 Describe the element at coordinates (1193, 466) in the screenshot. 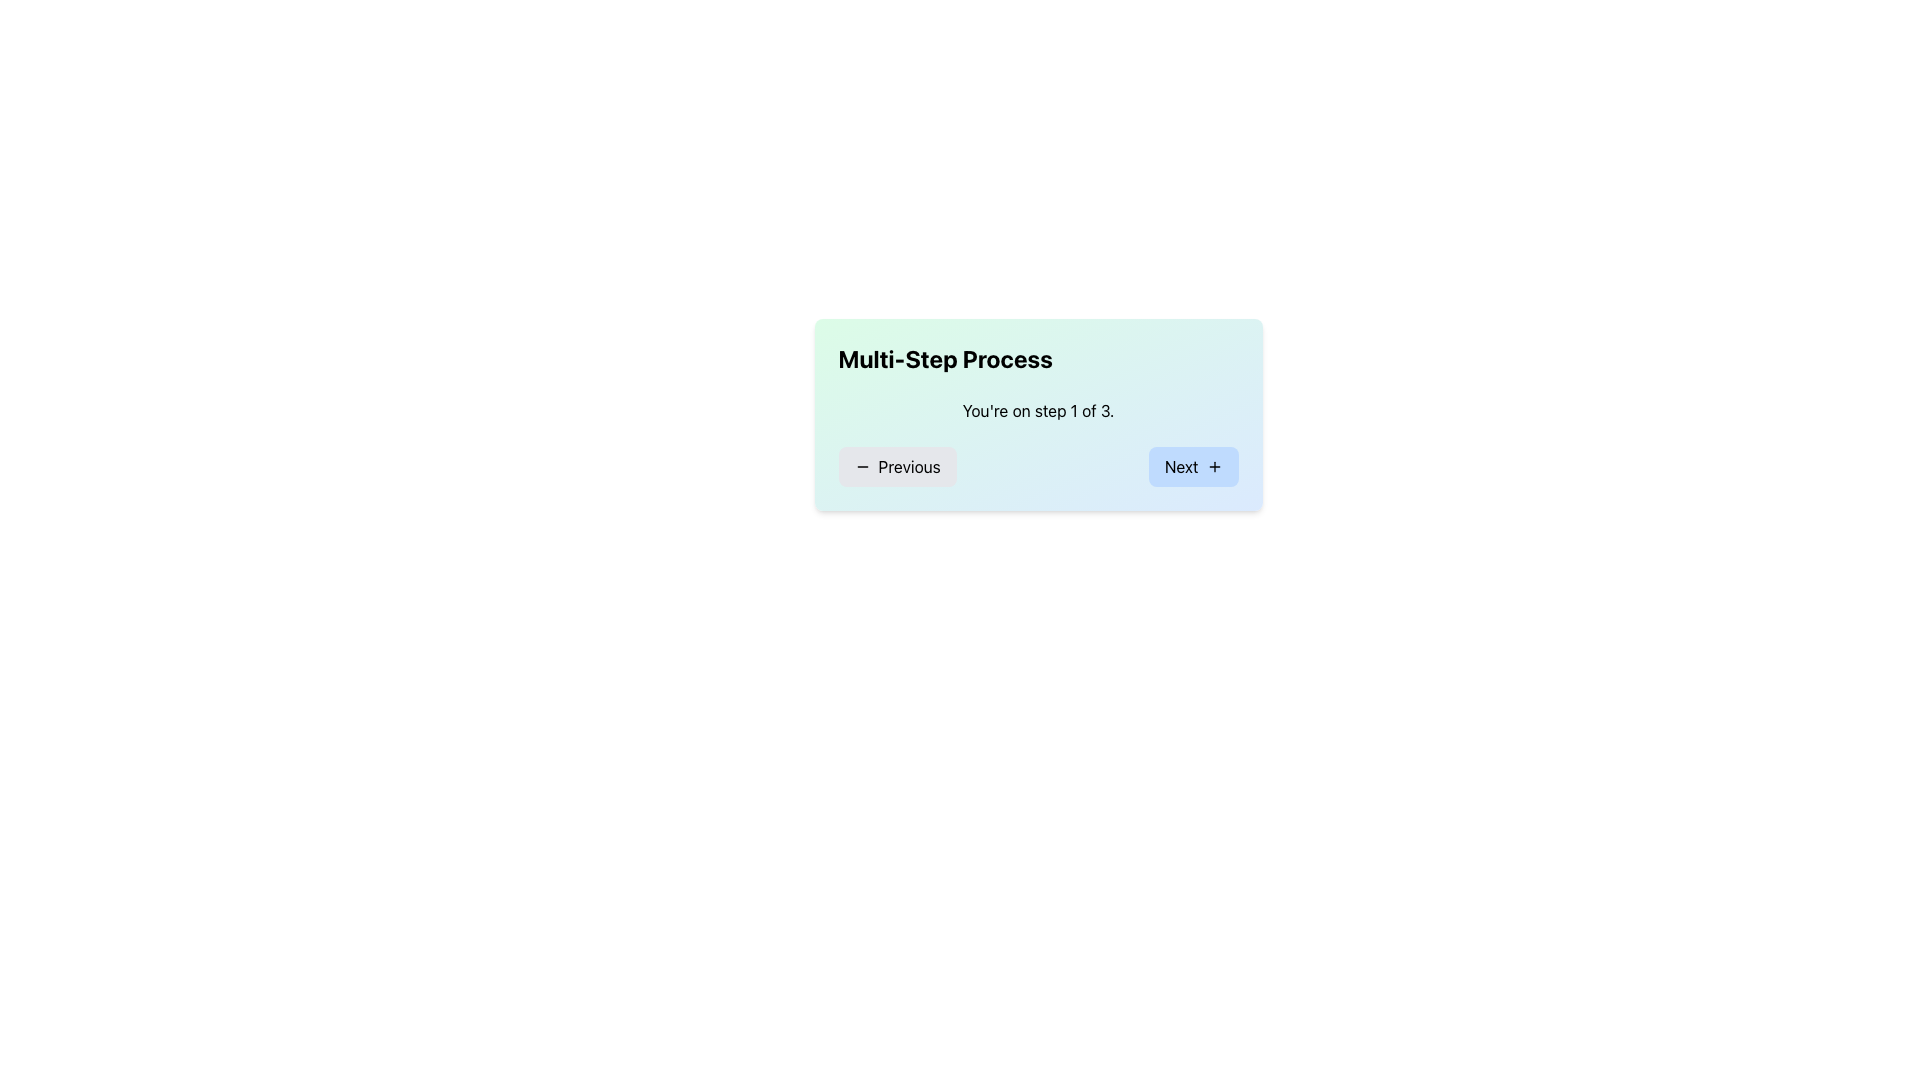

I see `the button labeled 'Next' that is positioned to the right of the 'Previous' button, serving as a navigation control to advance to the next step in the process` at that location.